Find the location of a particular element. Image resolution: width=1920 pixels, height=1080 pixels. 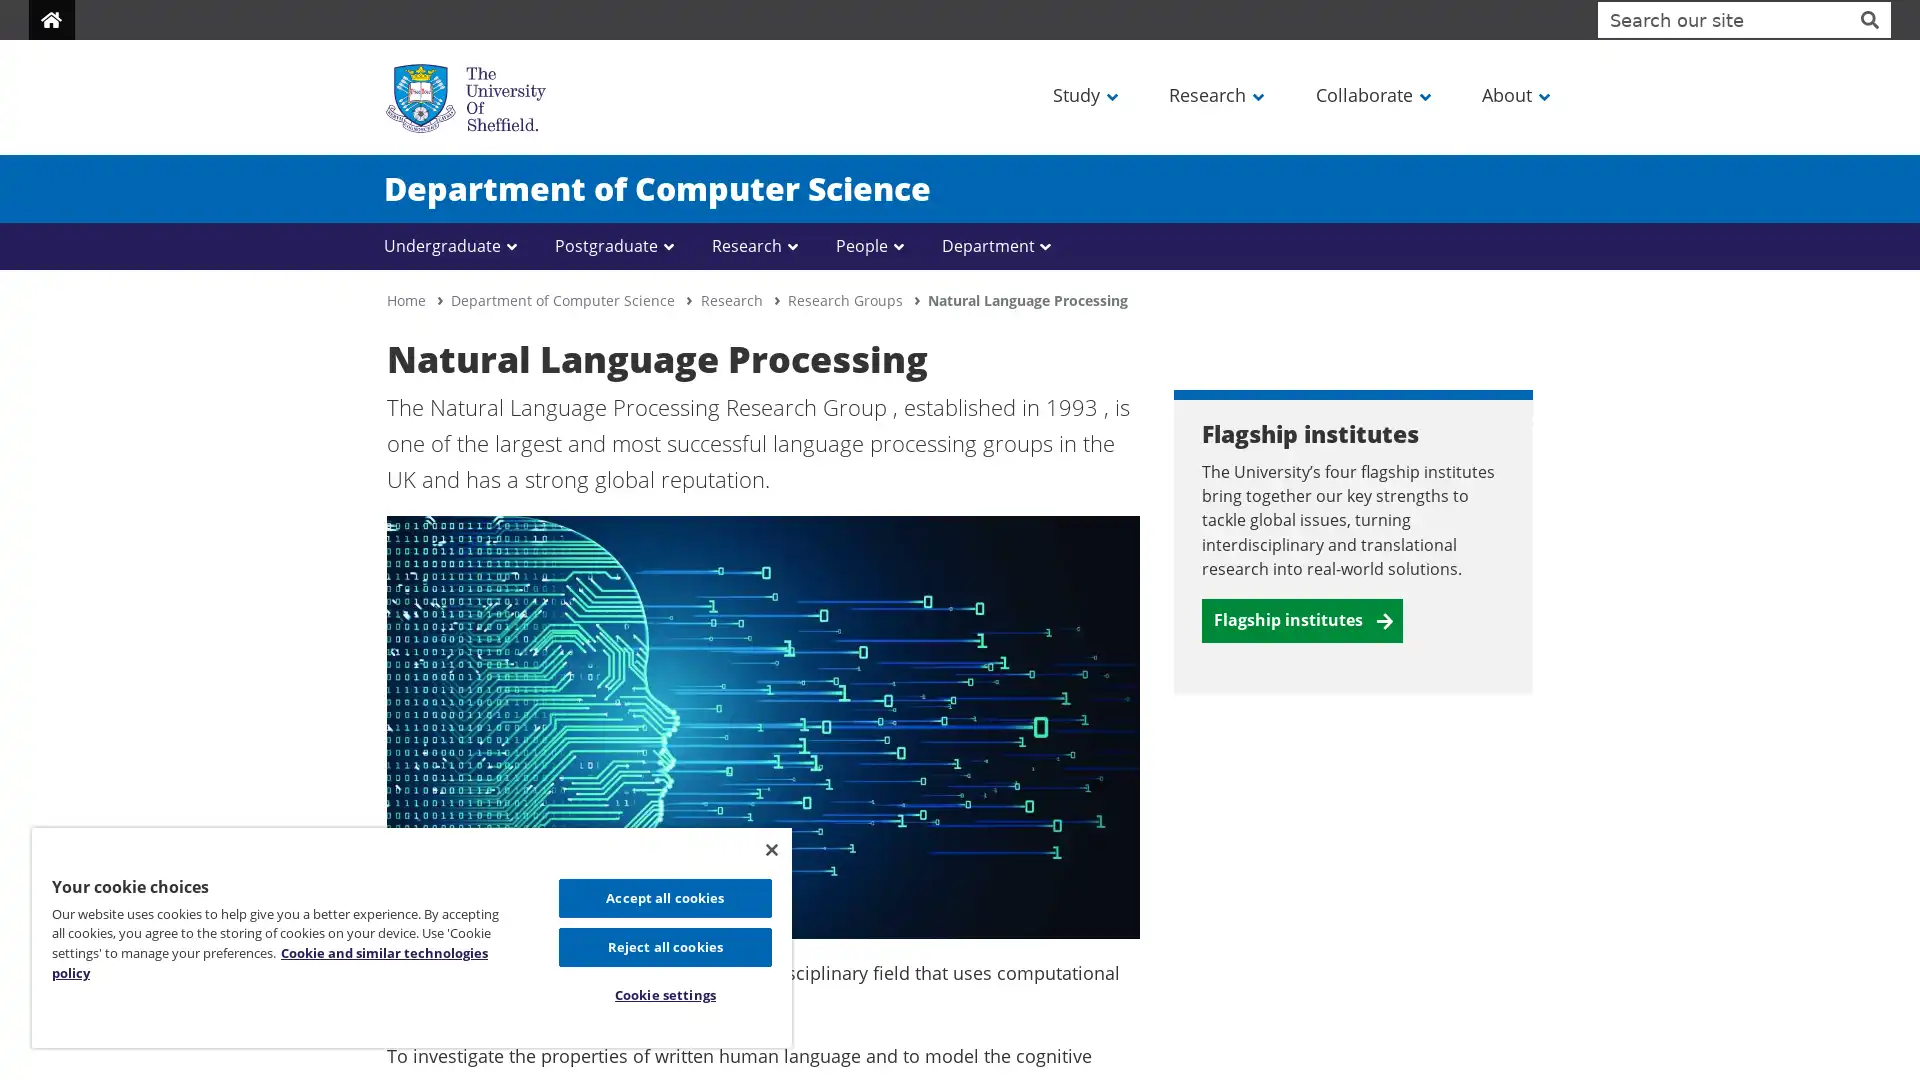

Study is located at coordinates (1083, 94).